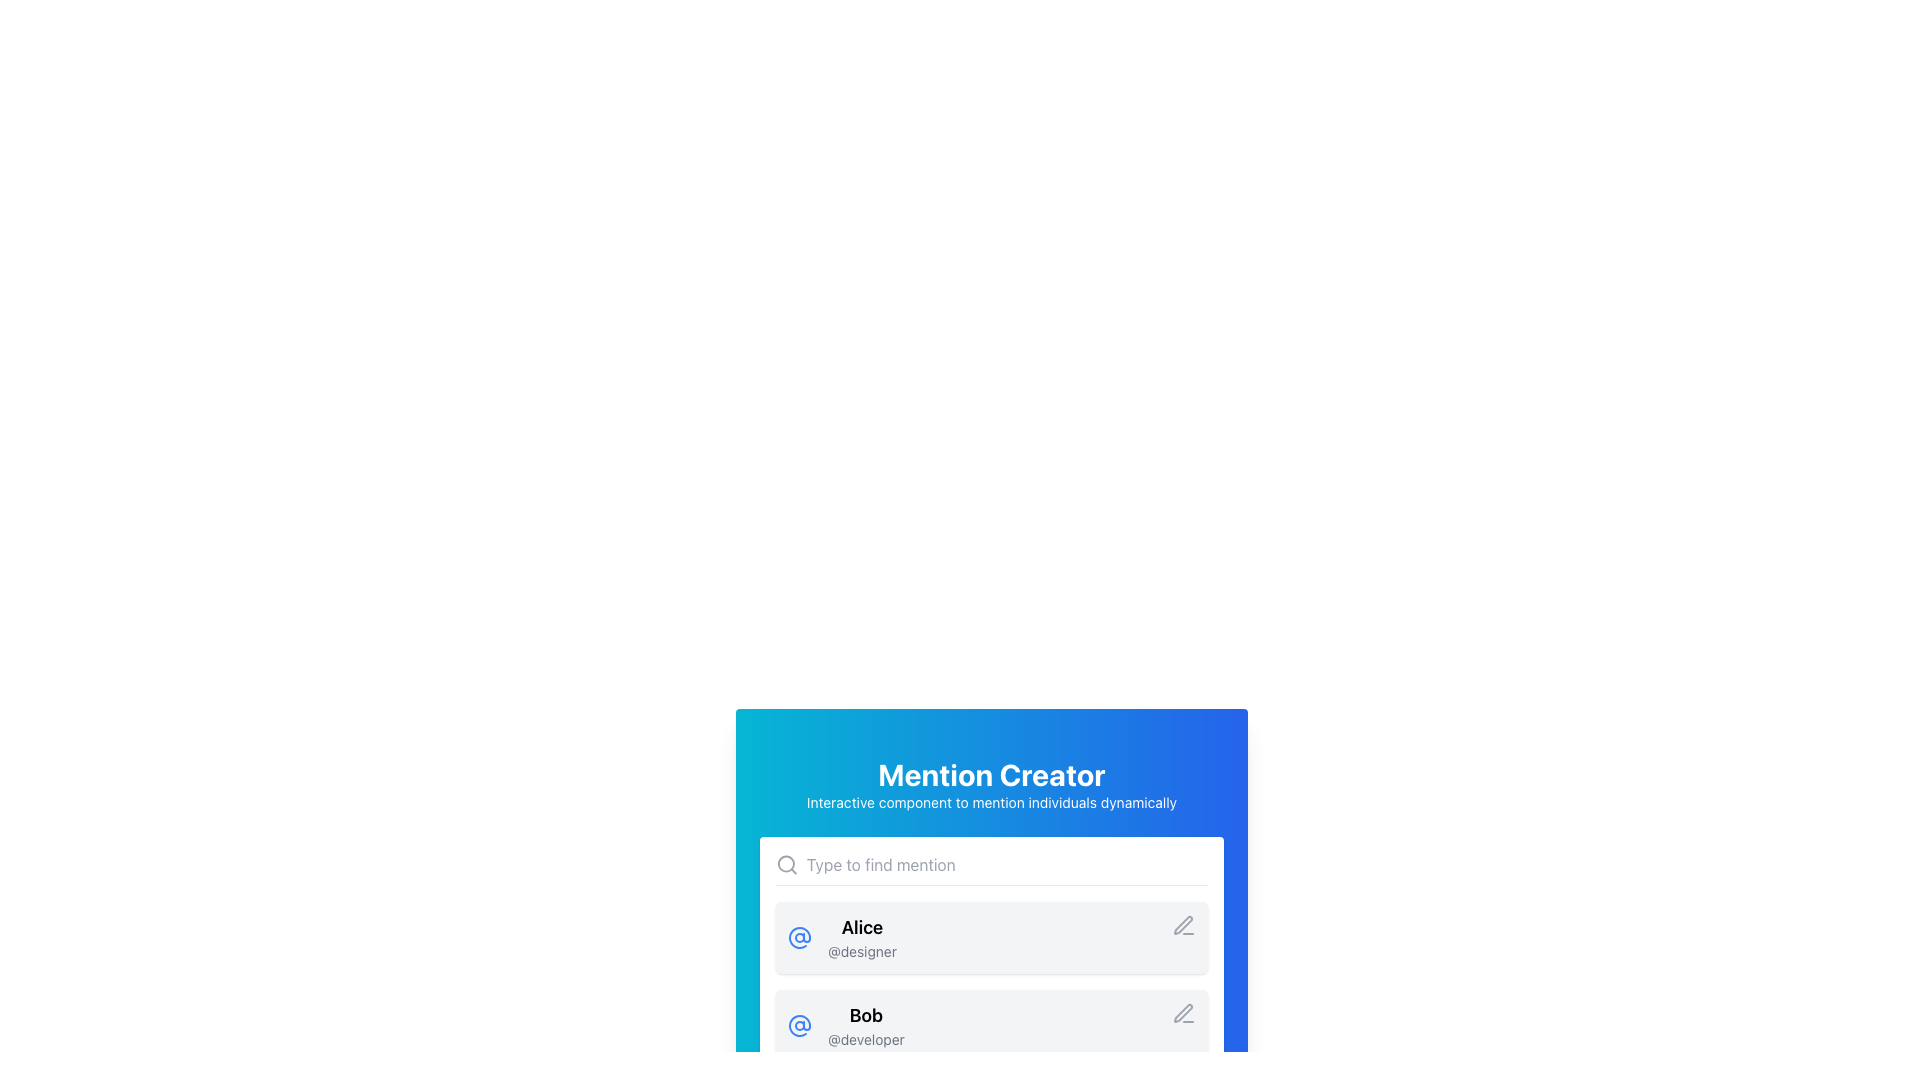 The width and height of the screenshot is (1920, 1080). What do you see at coordinates (786, 863) in the screenshot?
I see `the magnifying glass icon, which is a gray SVG graphic indicating a search function, located at the far left of the 'Type to find mention' input field` at bounding box center [786, 863].